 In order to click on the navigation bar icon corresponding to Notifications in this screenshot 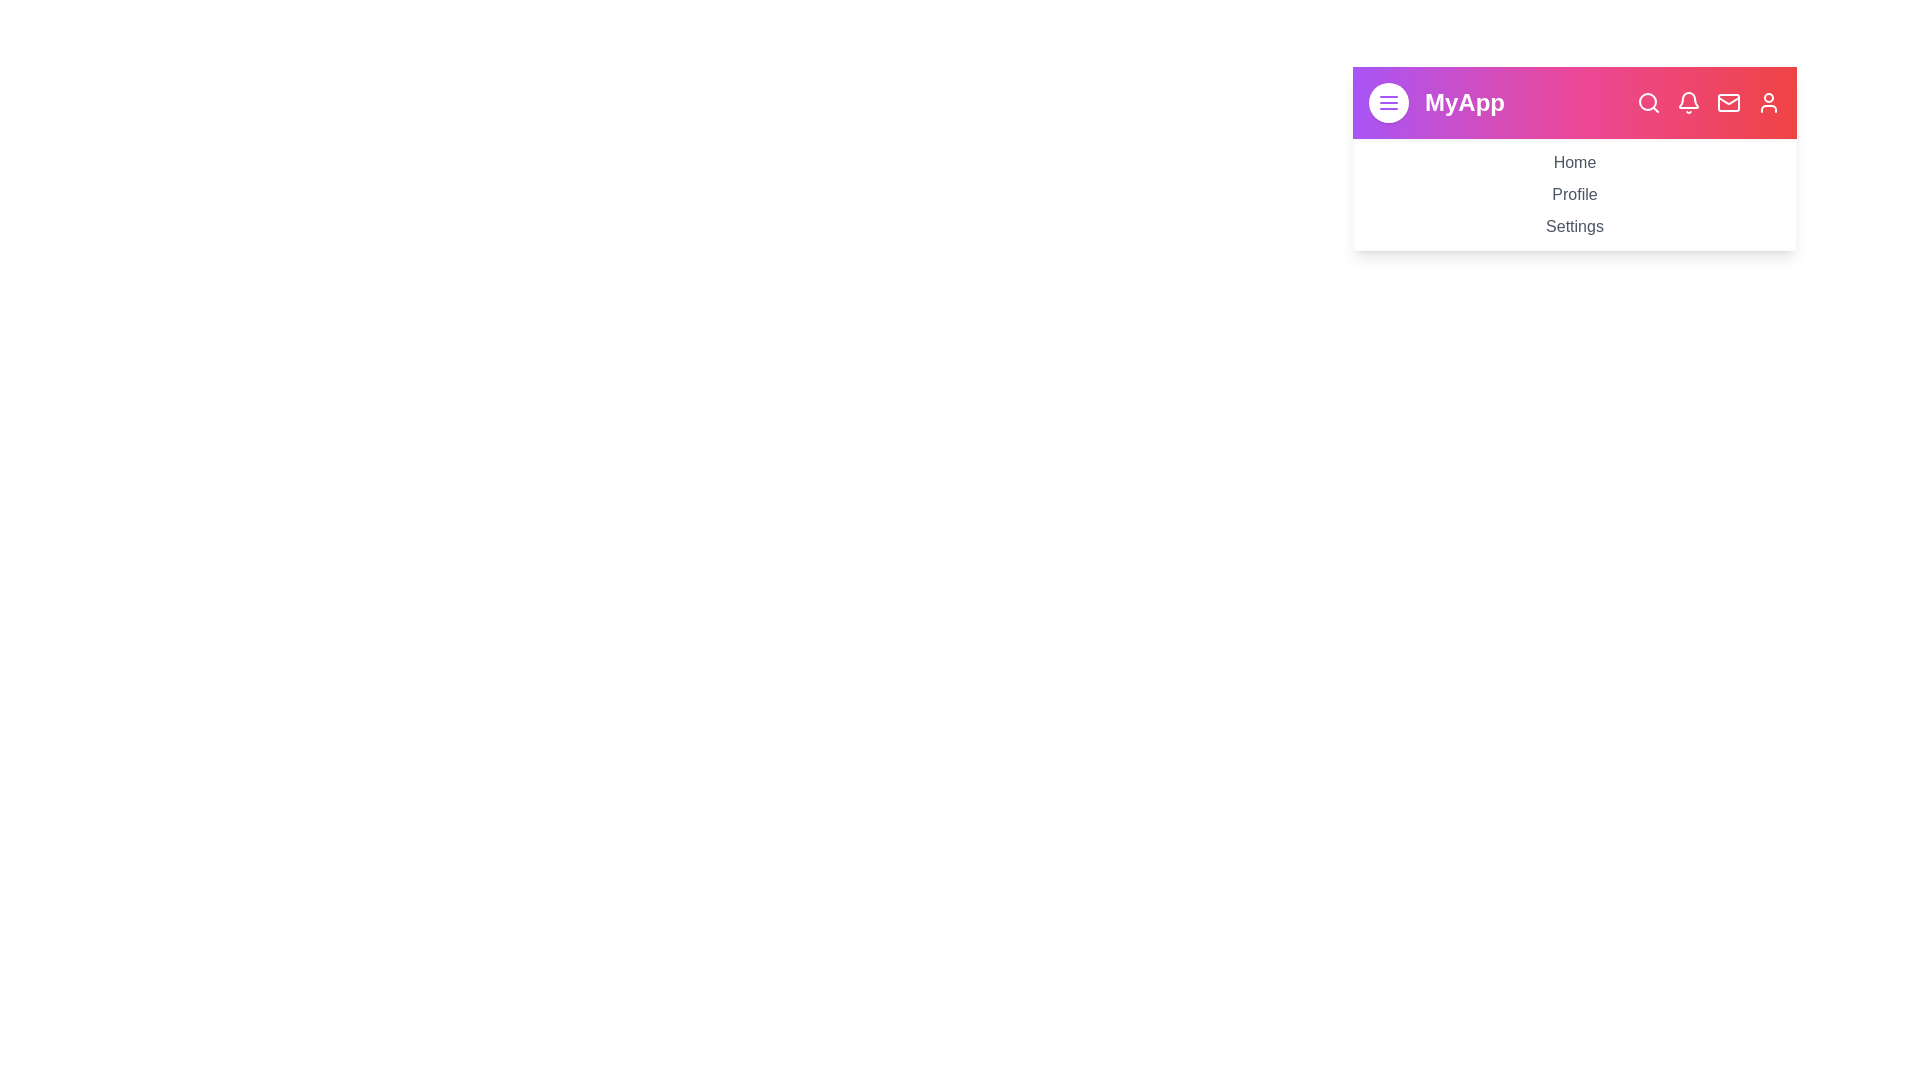, I will do `click(1688, 103)`.